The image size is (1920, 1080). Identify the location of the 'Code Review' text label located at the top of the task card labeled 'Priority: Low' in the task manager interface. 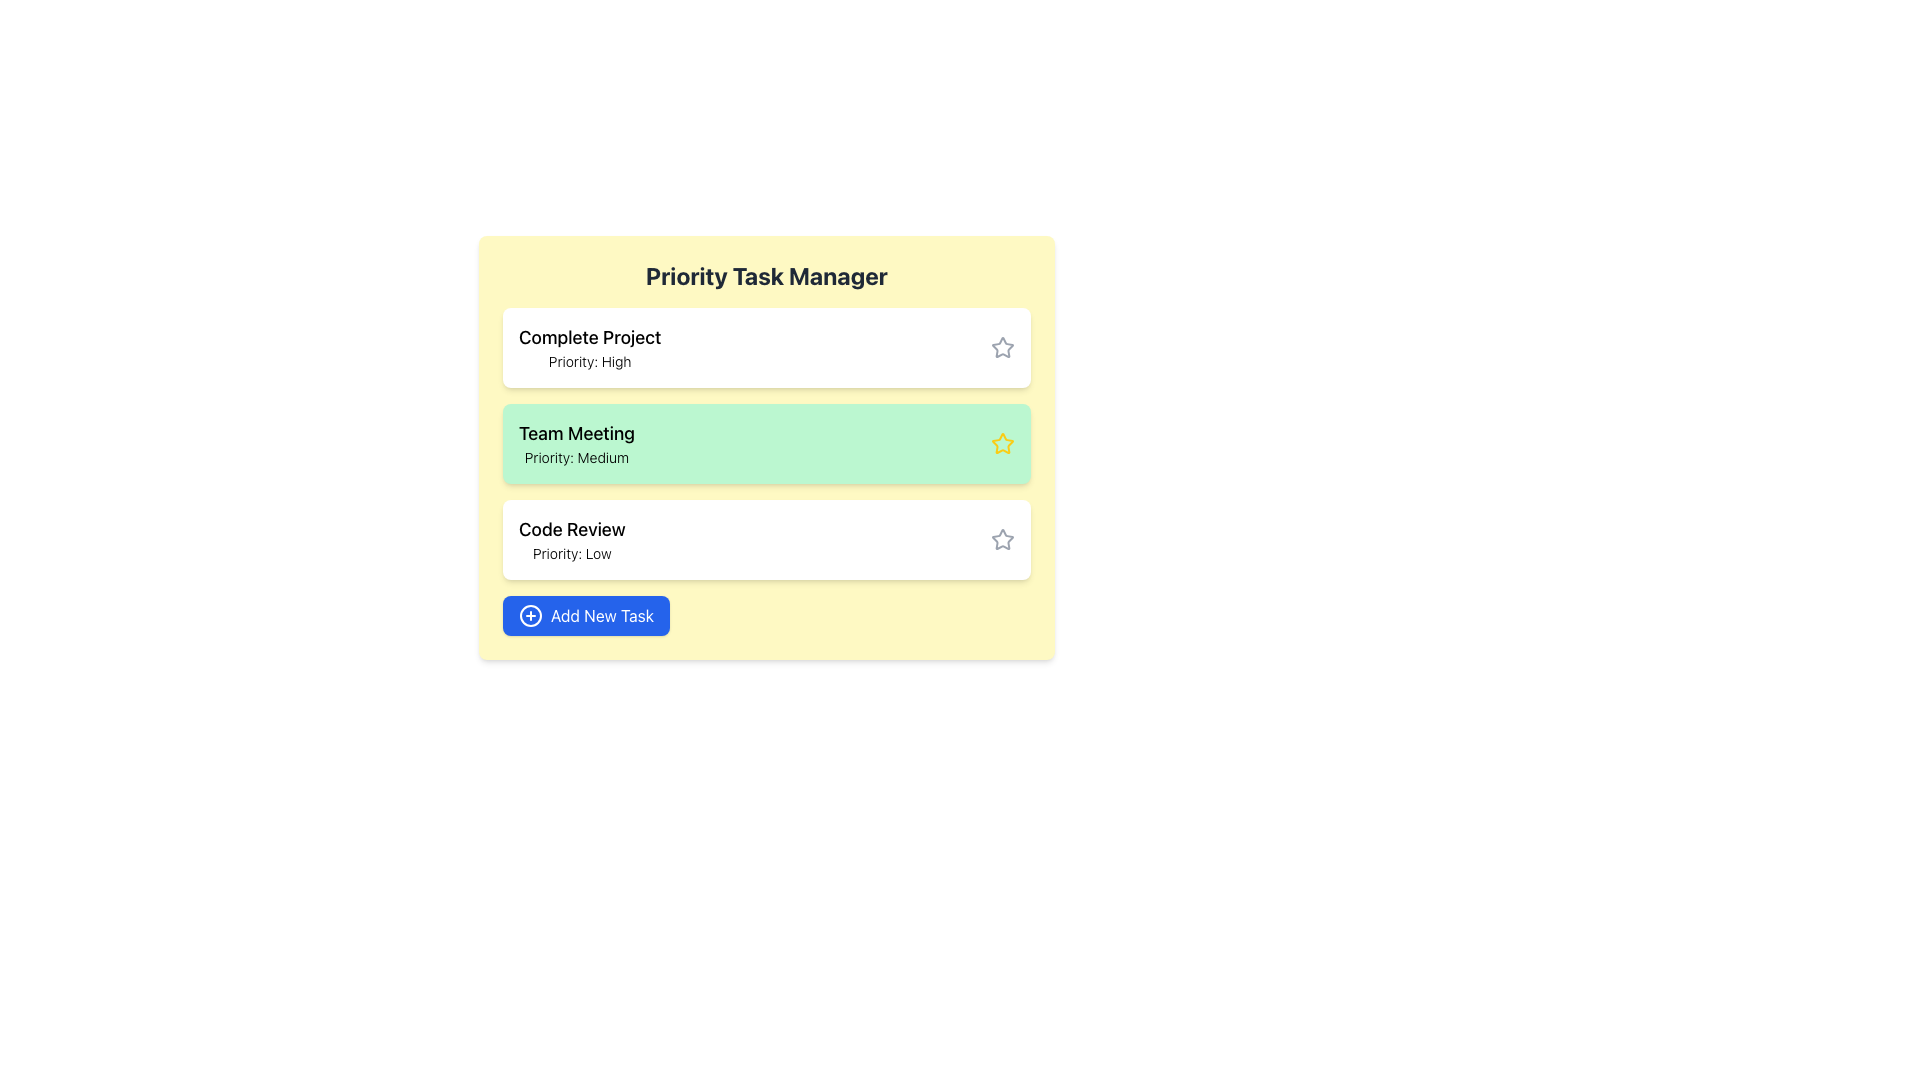
(571, 528).